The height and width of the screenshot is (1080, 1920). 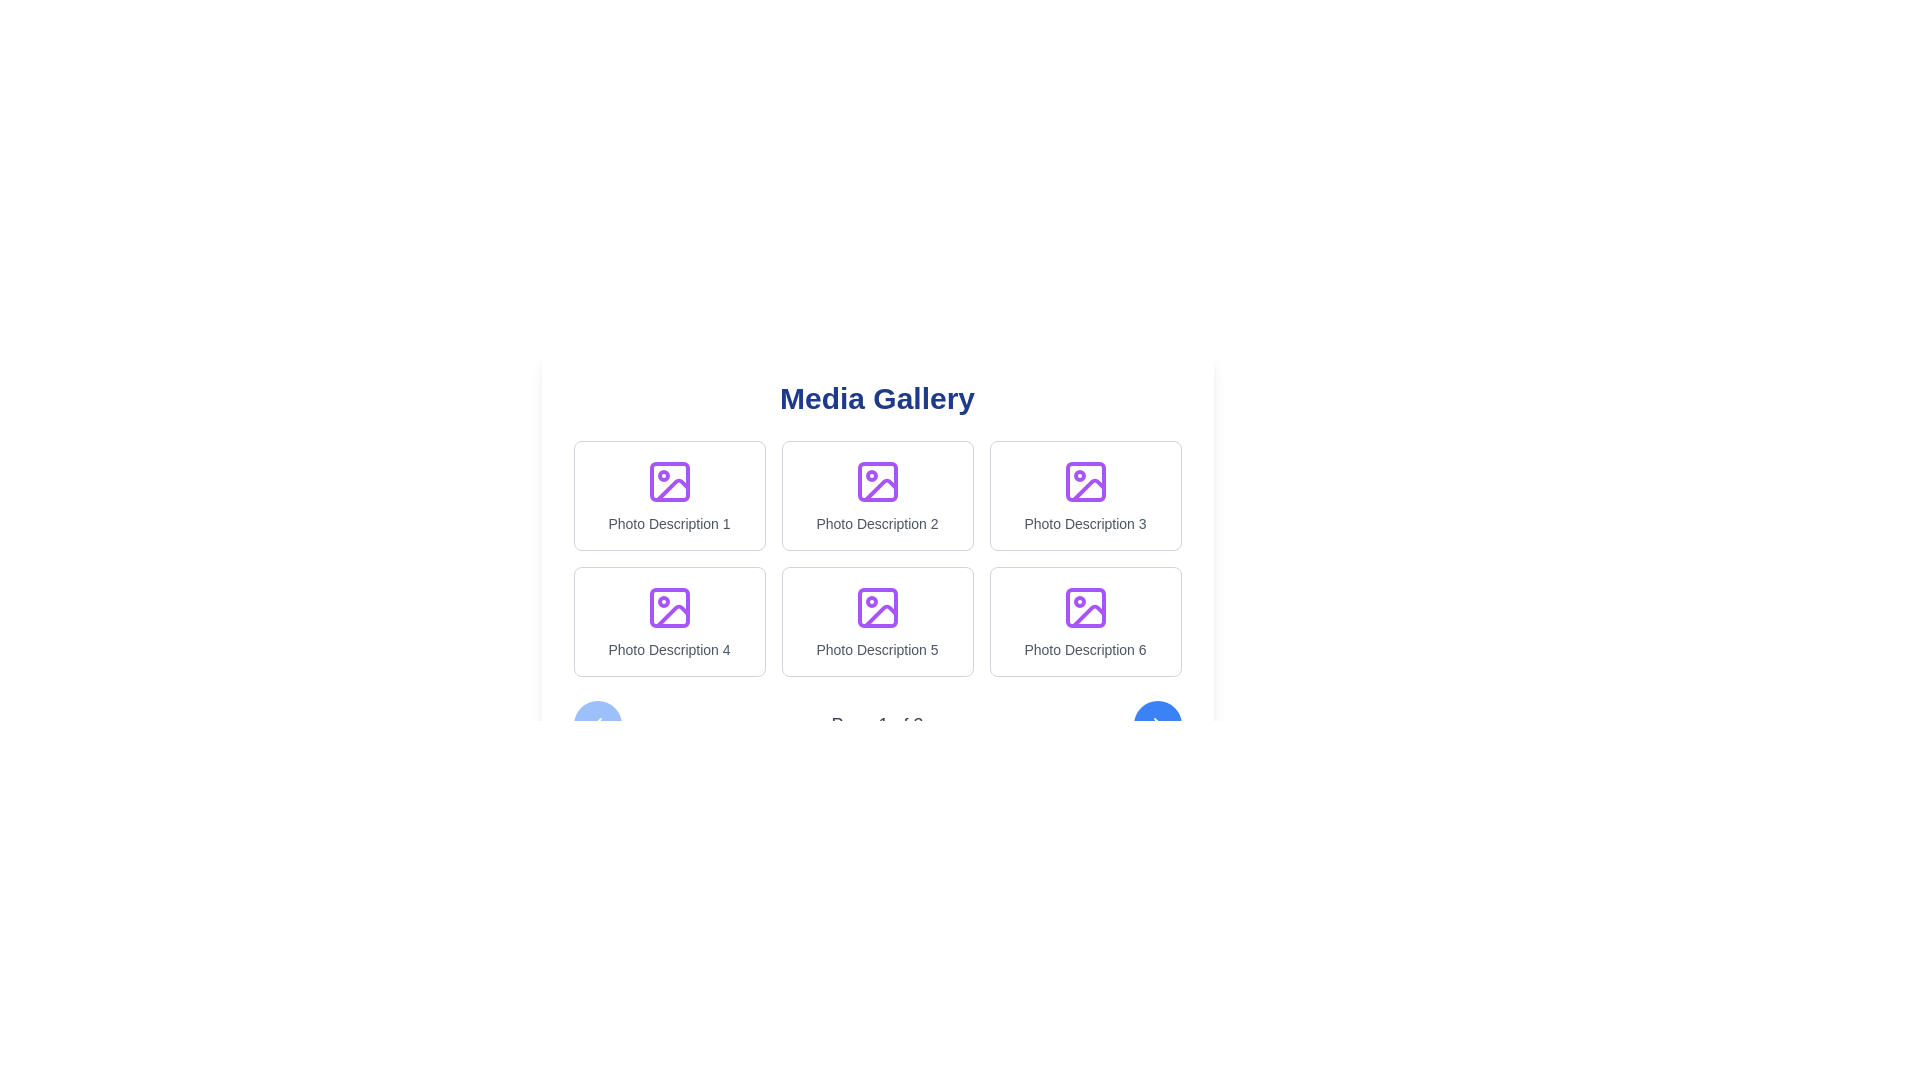 I want to click on the text label located centrally below the image icon in the first card of the 'Media Gallery' section, so click(x=669, y=523).